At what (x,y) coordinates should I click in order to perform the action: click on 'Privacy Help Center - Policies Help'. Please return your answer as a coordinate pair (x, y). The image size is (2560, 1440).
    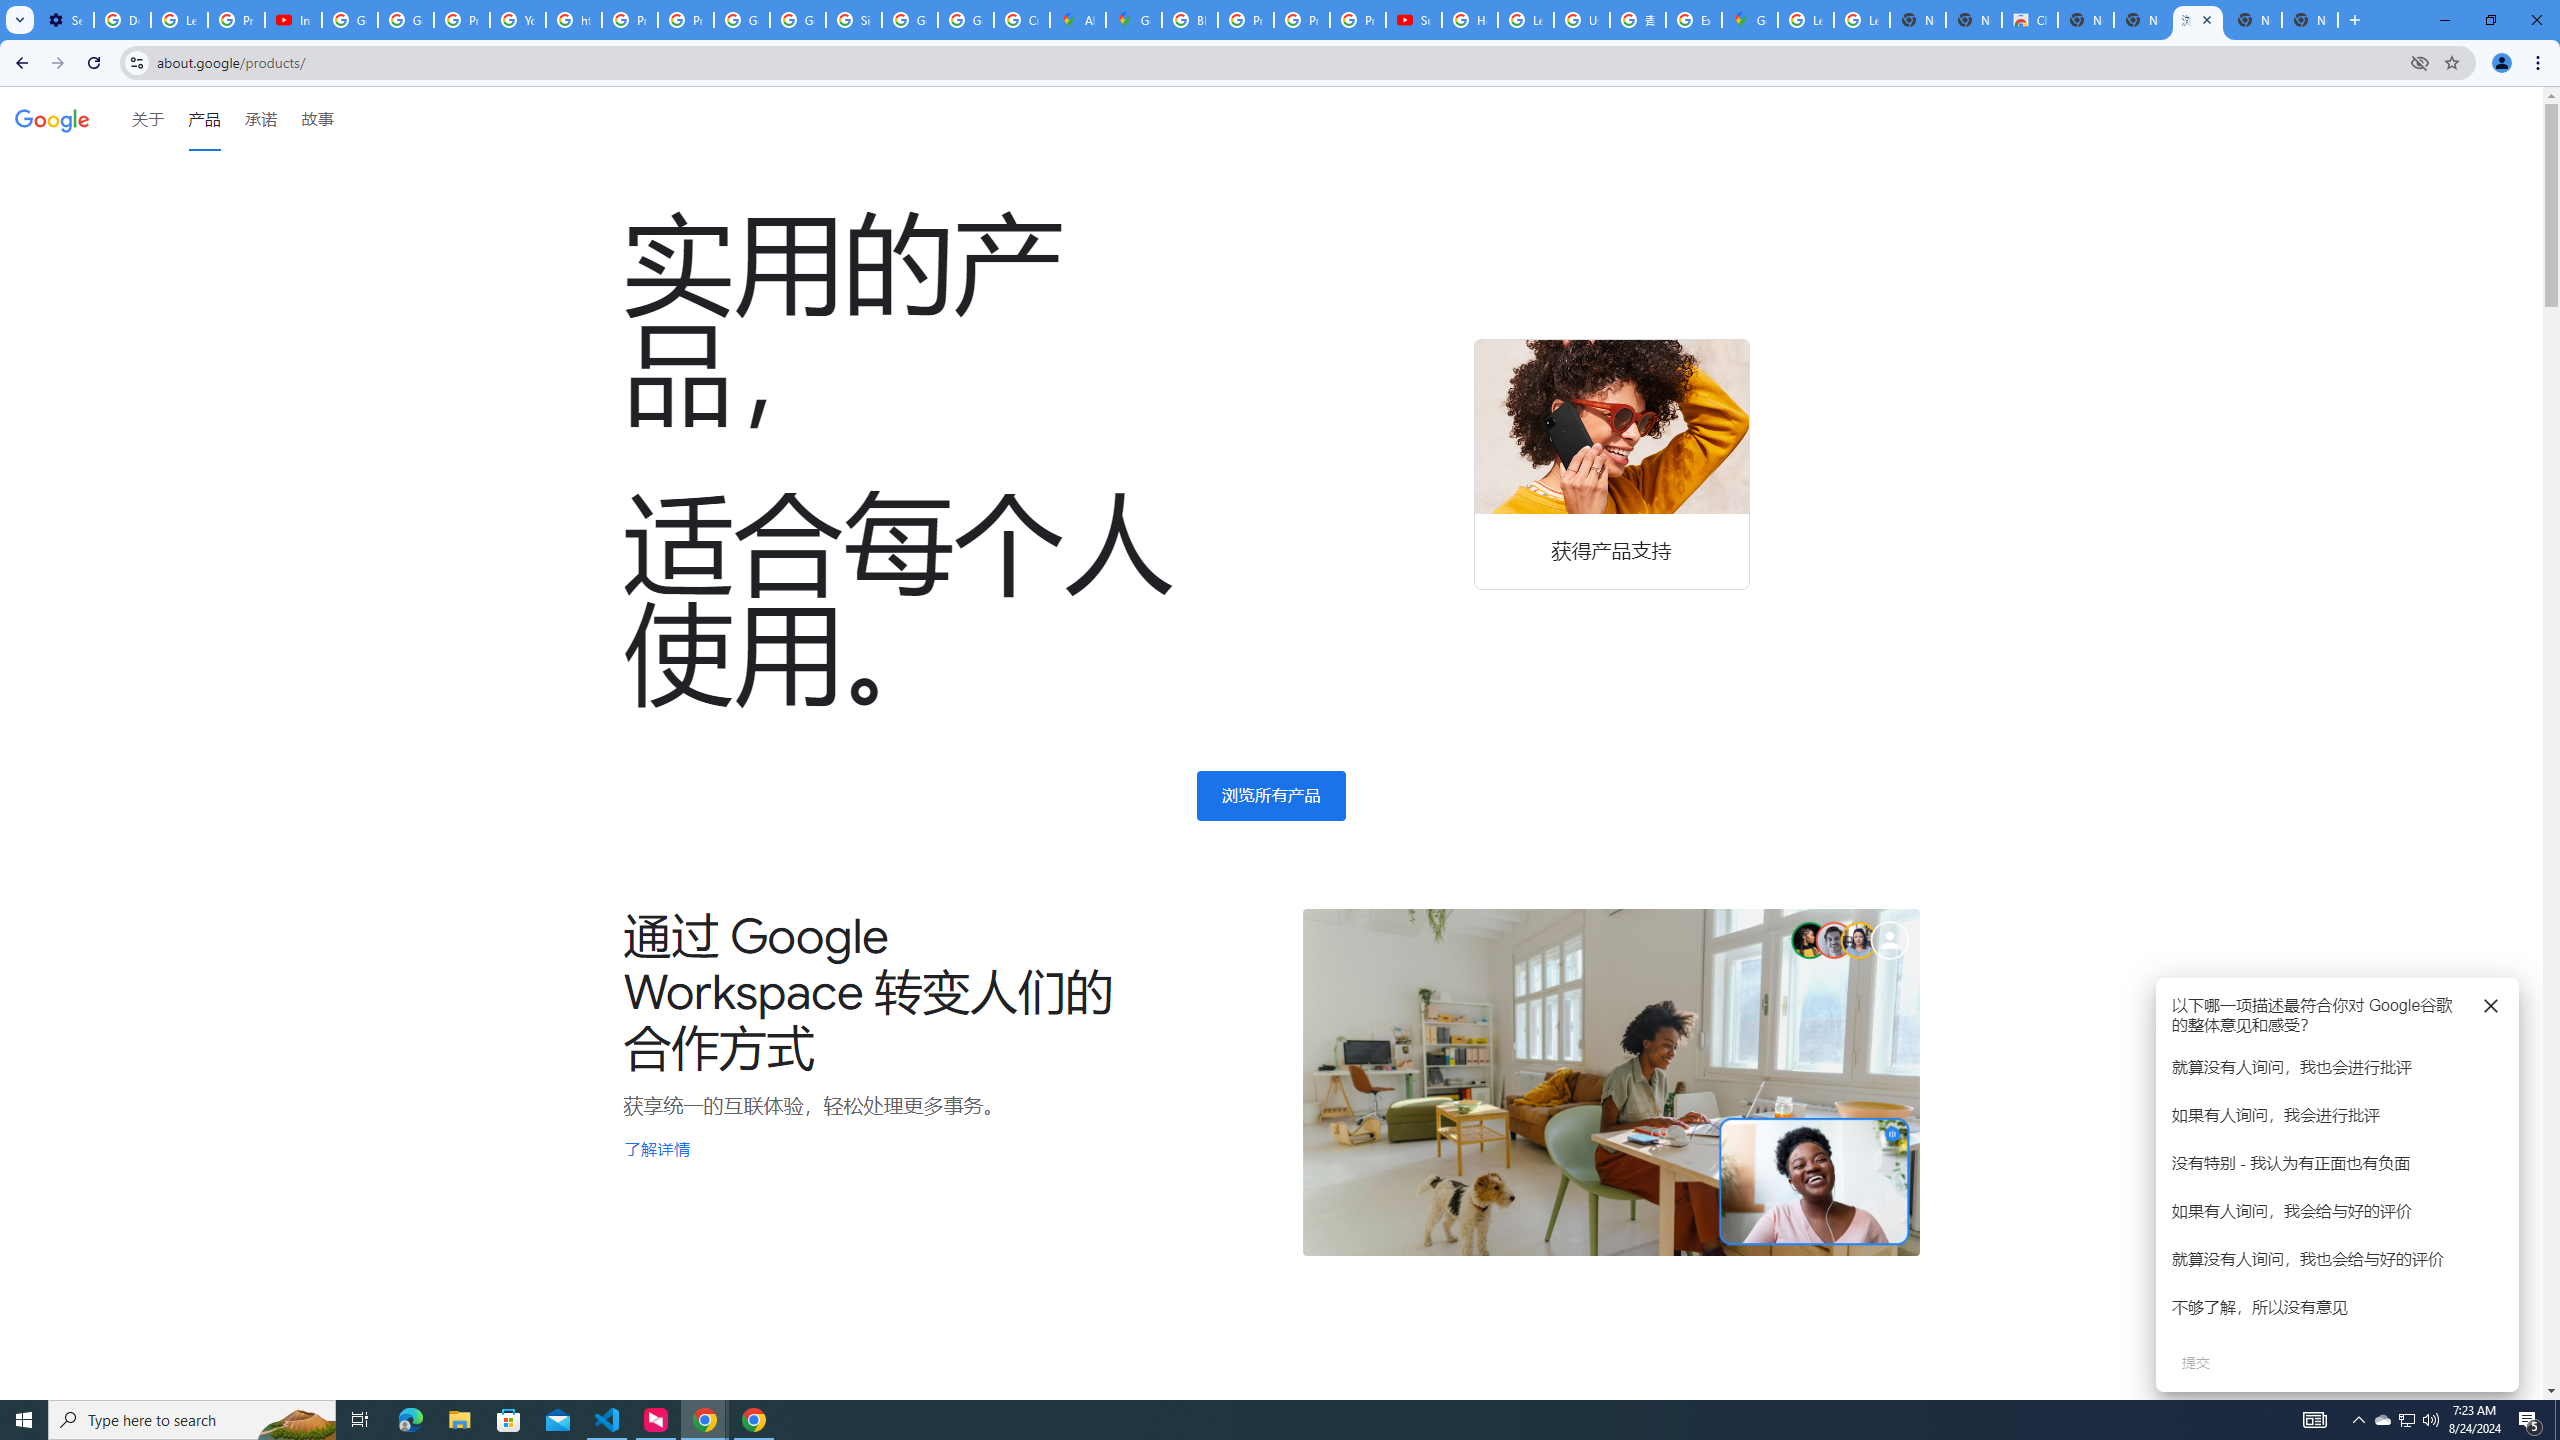
    Looking at the image, I should click on (1244, 19).